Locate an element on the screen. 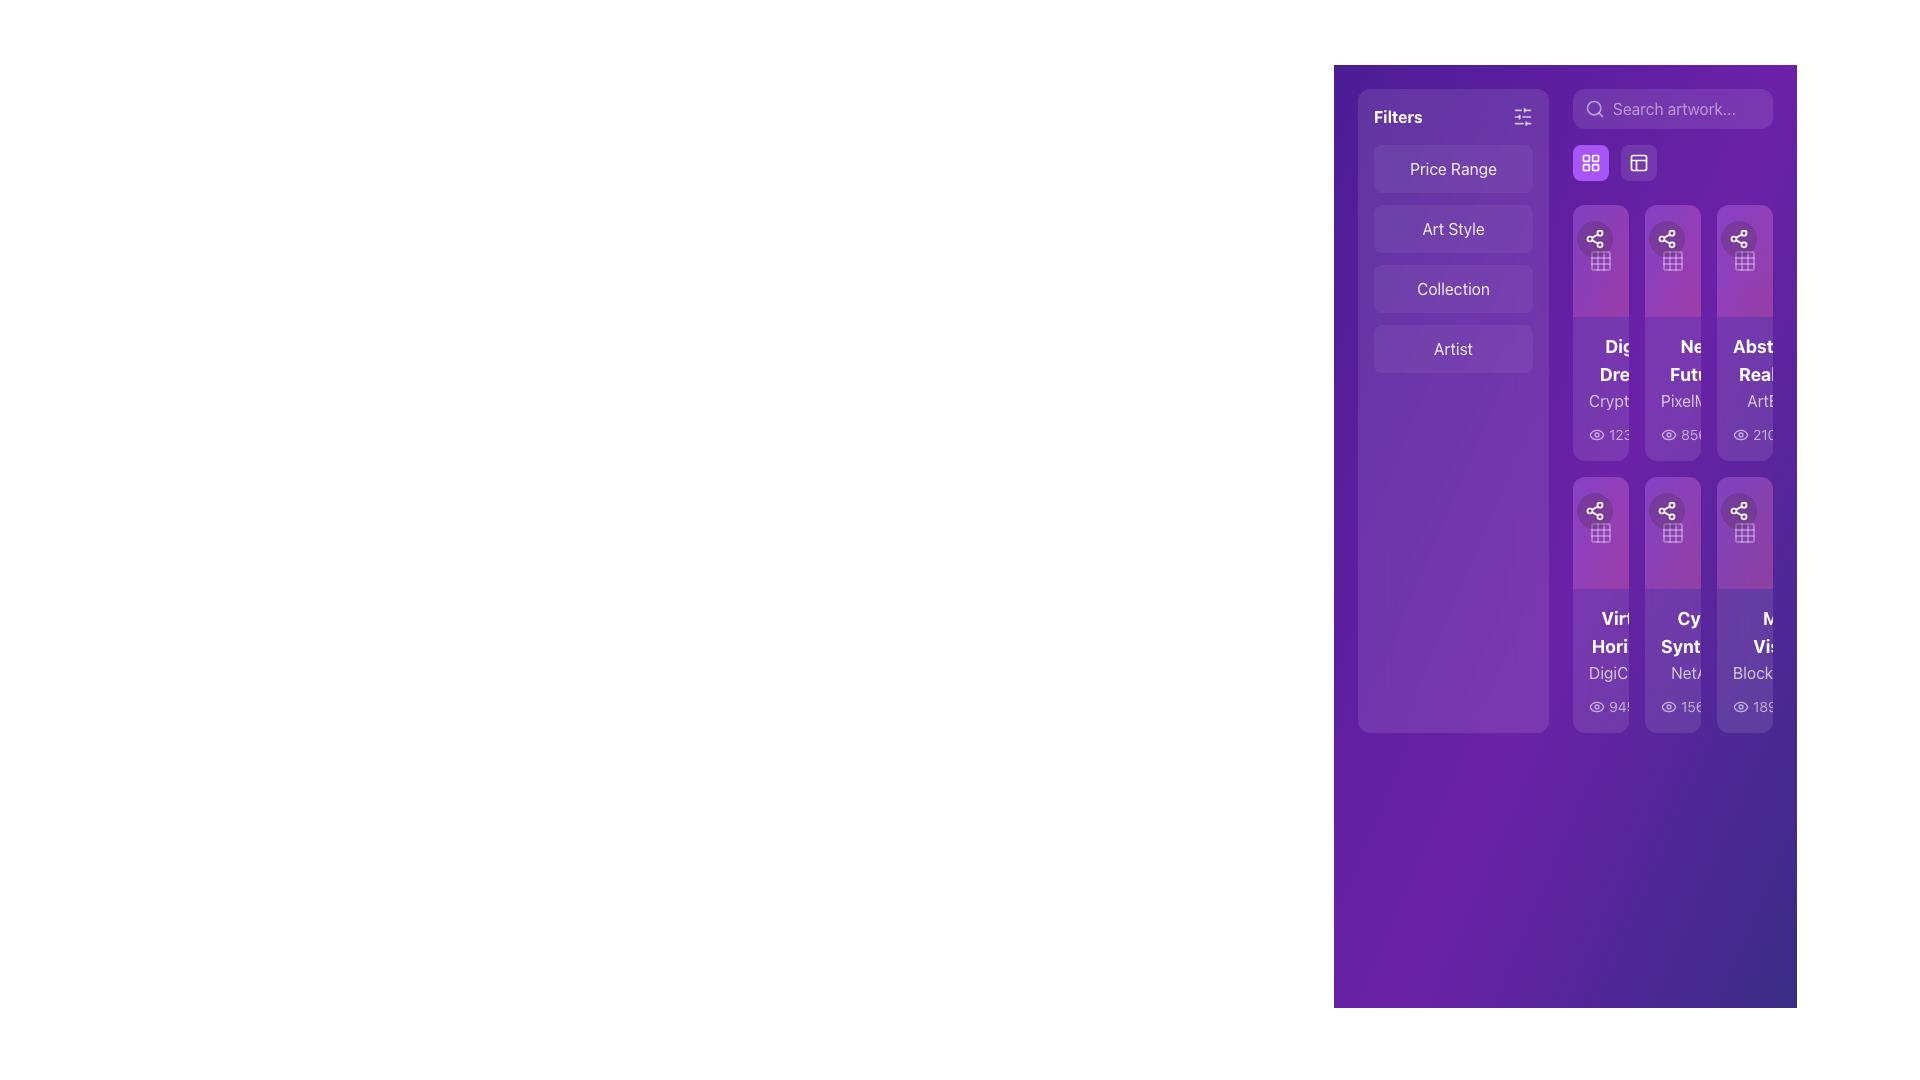  to interact with the second card in the third column of the vertically arranged list of card-like components representing an item, such as digital artwork is located at coordinates (1673, 660).